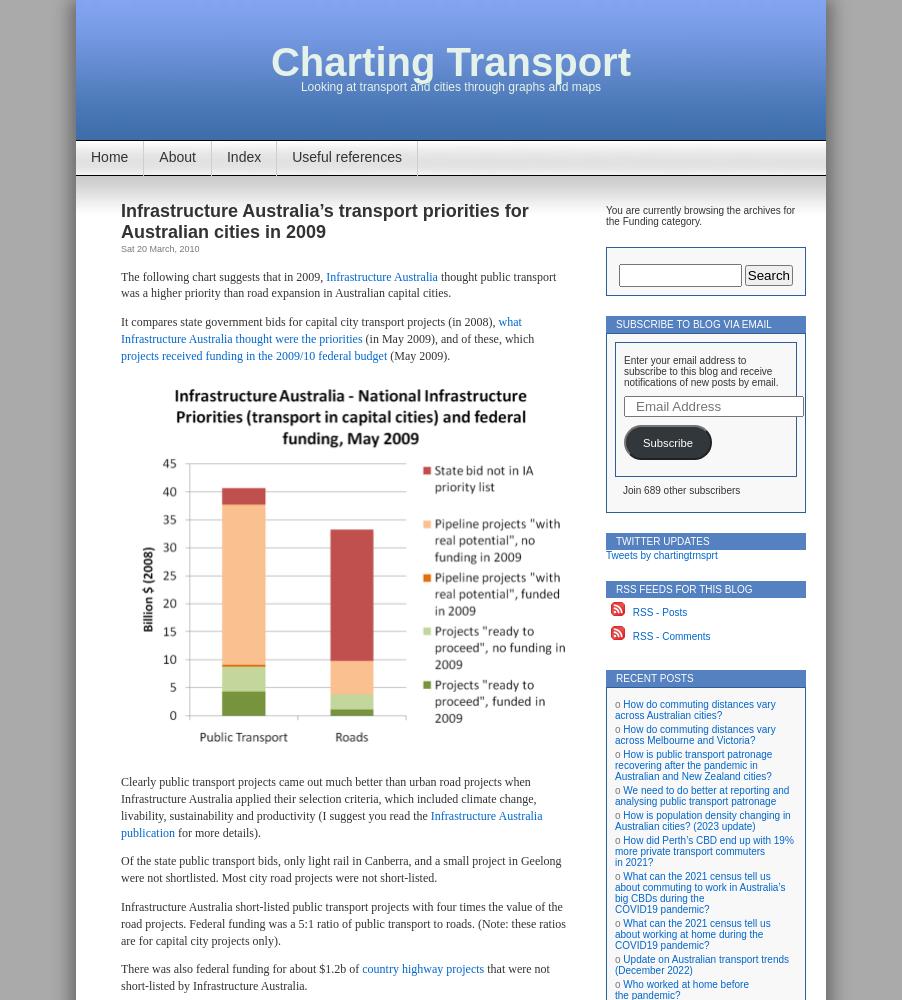 This screenshot has height=1000, width=902. I want to click on 'The following chart suggests that in 2009,', so click(222, 276).